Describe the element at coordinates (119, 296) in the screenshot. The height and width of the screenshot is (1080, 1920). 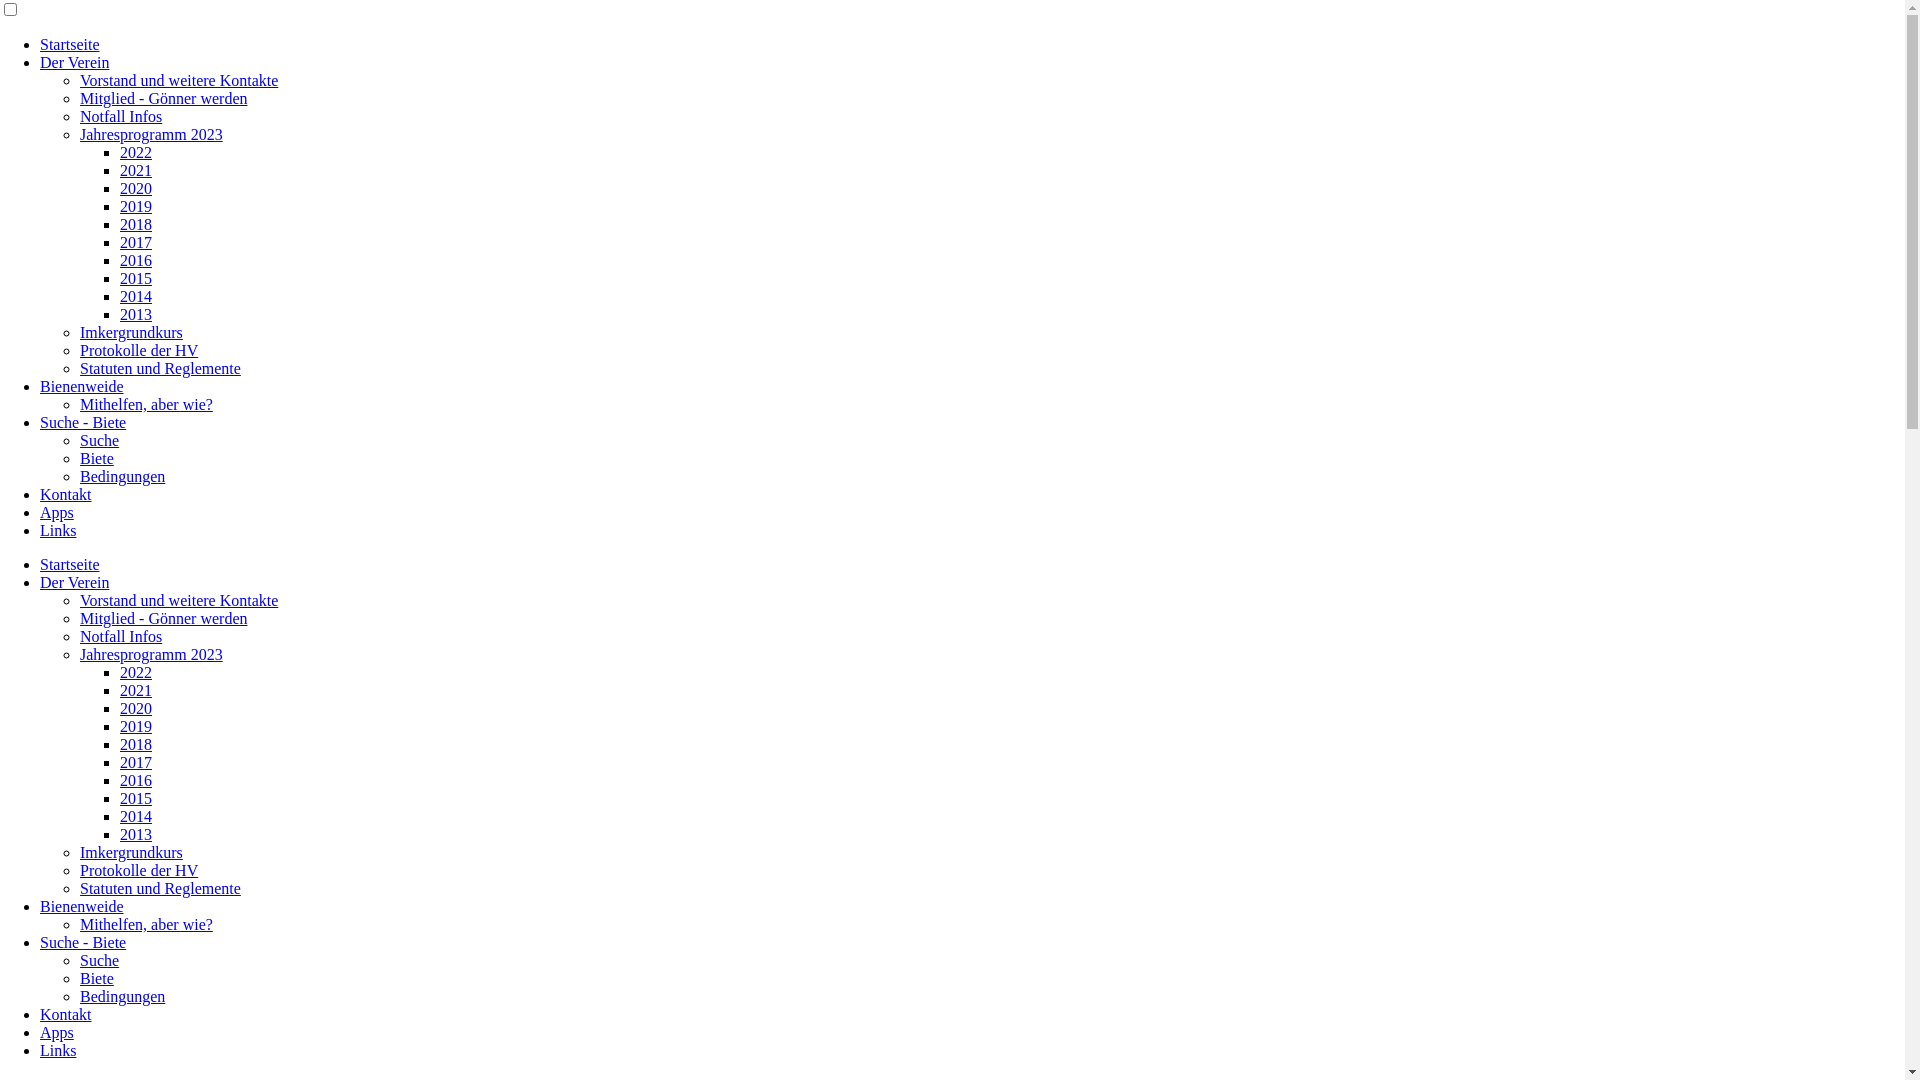
I see `'2014'` at that location.